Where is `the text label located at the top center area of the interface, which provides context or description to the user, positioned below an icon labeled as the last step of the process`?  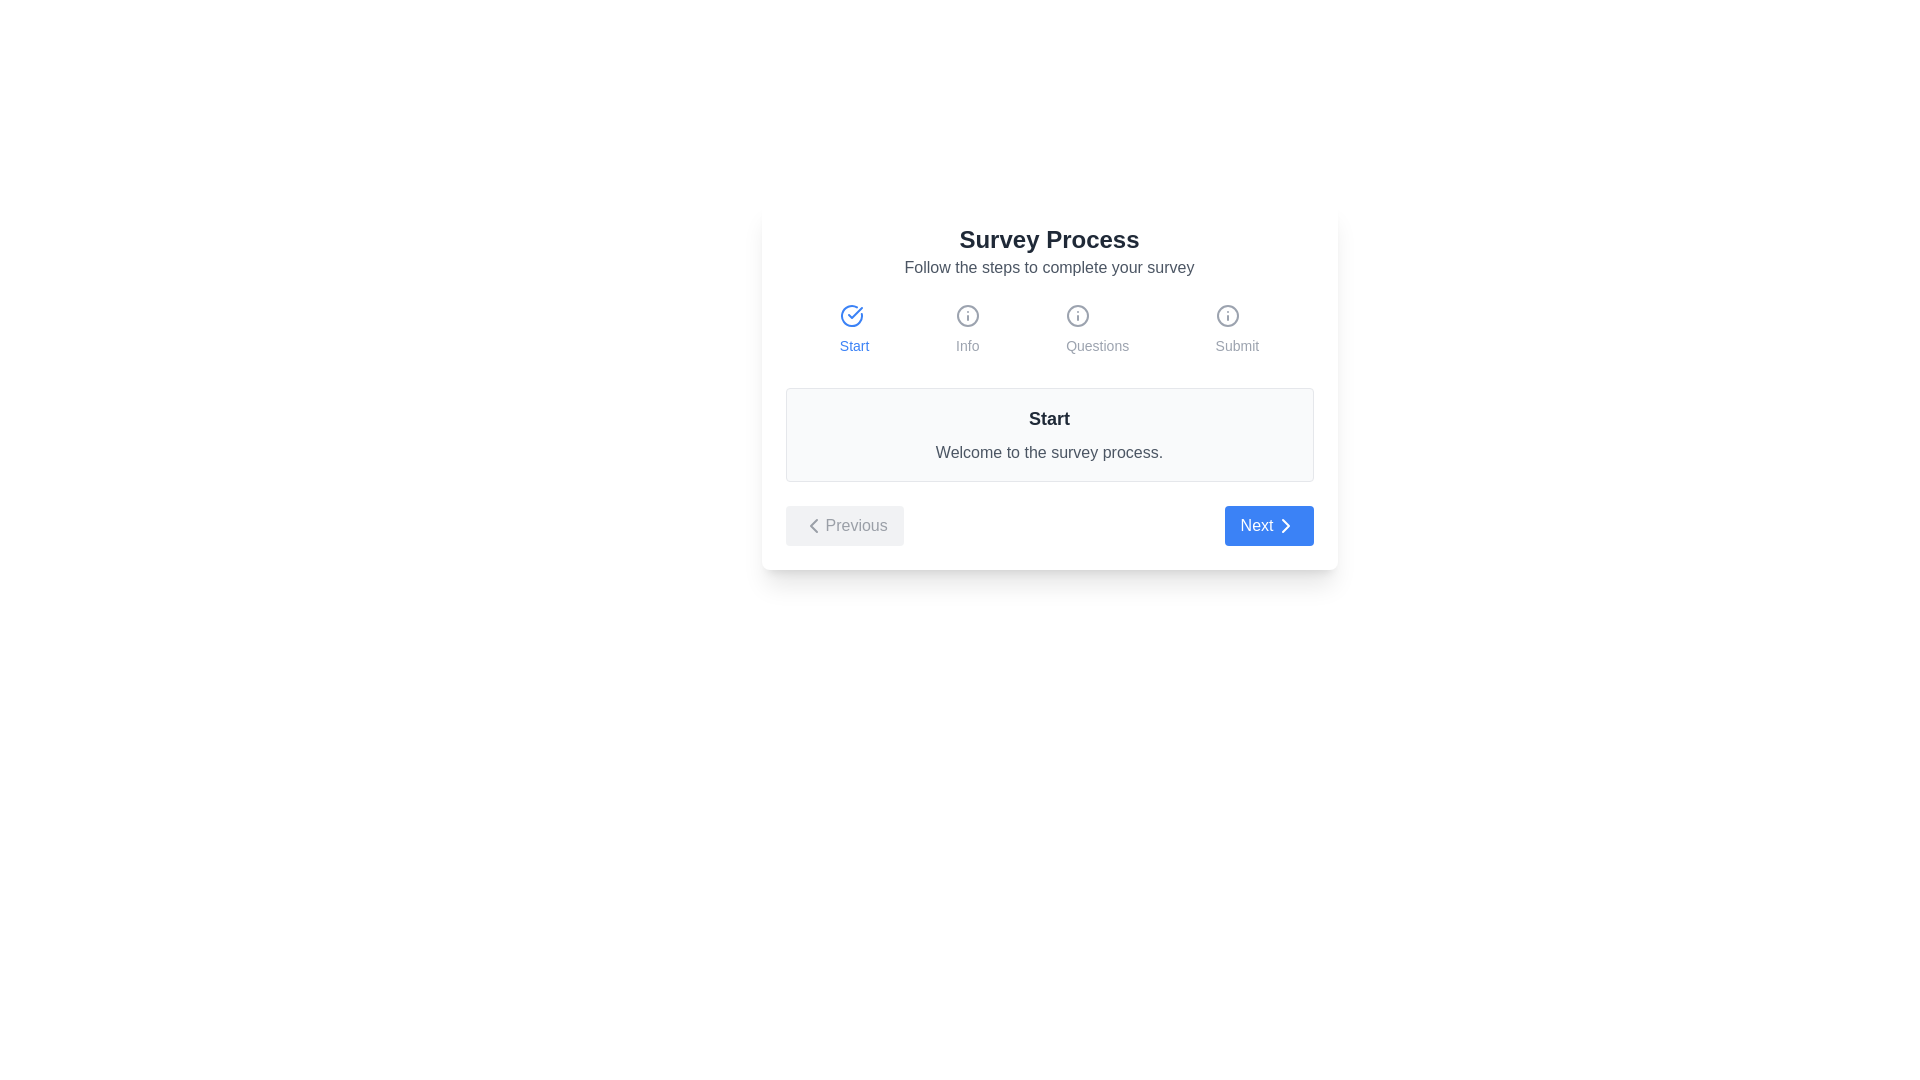 the text label located at the top center area of the interface, which provides context or description to the user, positioned below an icon labeled as the last step of the process is located at coordinates (1236, 345).